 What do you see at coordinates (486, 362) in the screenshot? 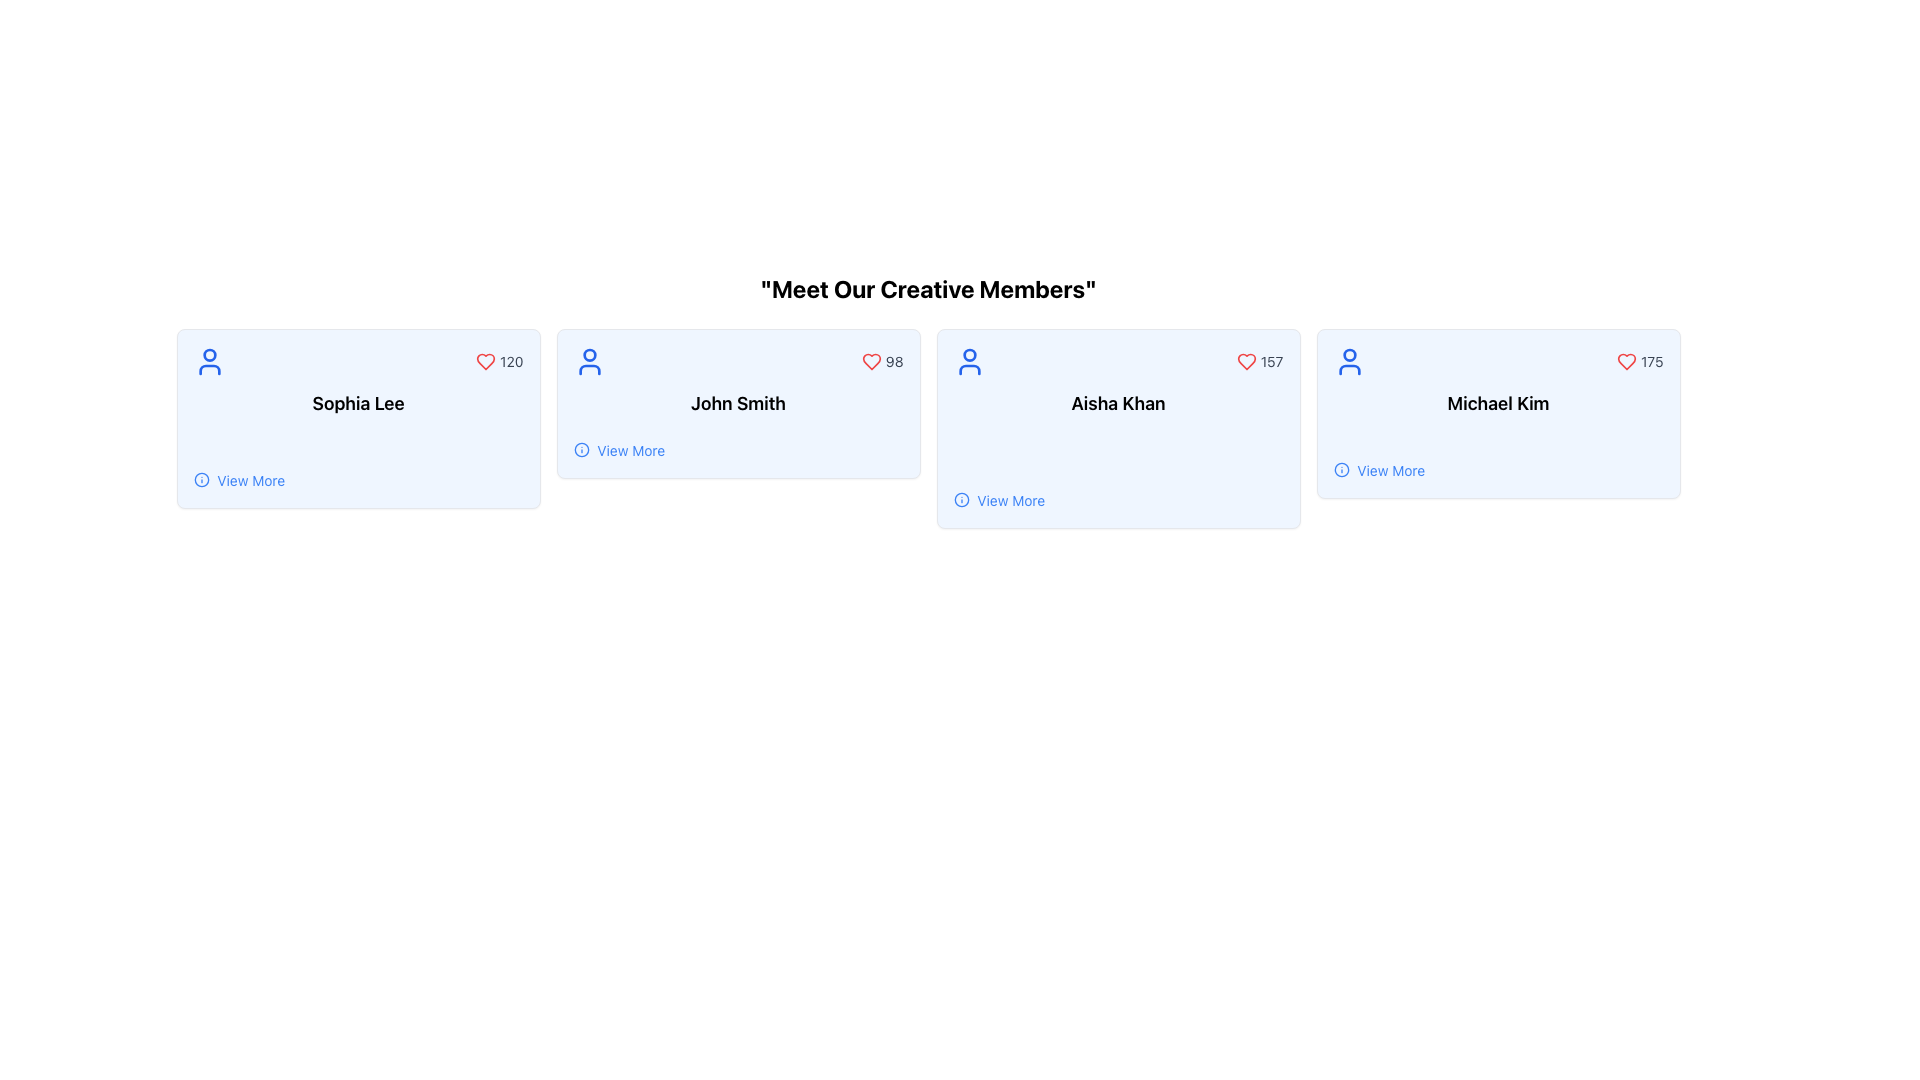
I see `the heart-shaped icon in the top-right corner of the card component associated with 'Sophia Lee', which is used to signify appreciation for the content` at bounding box center [486, 362].